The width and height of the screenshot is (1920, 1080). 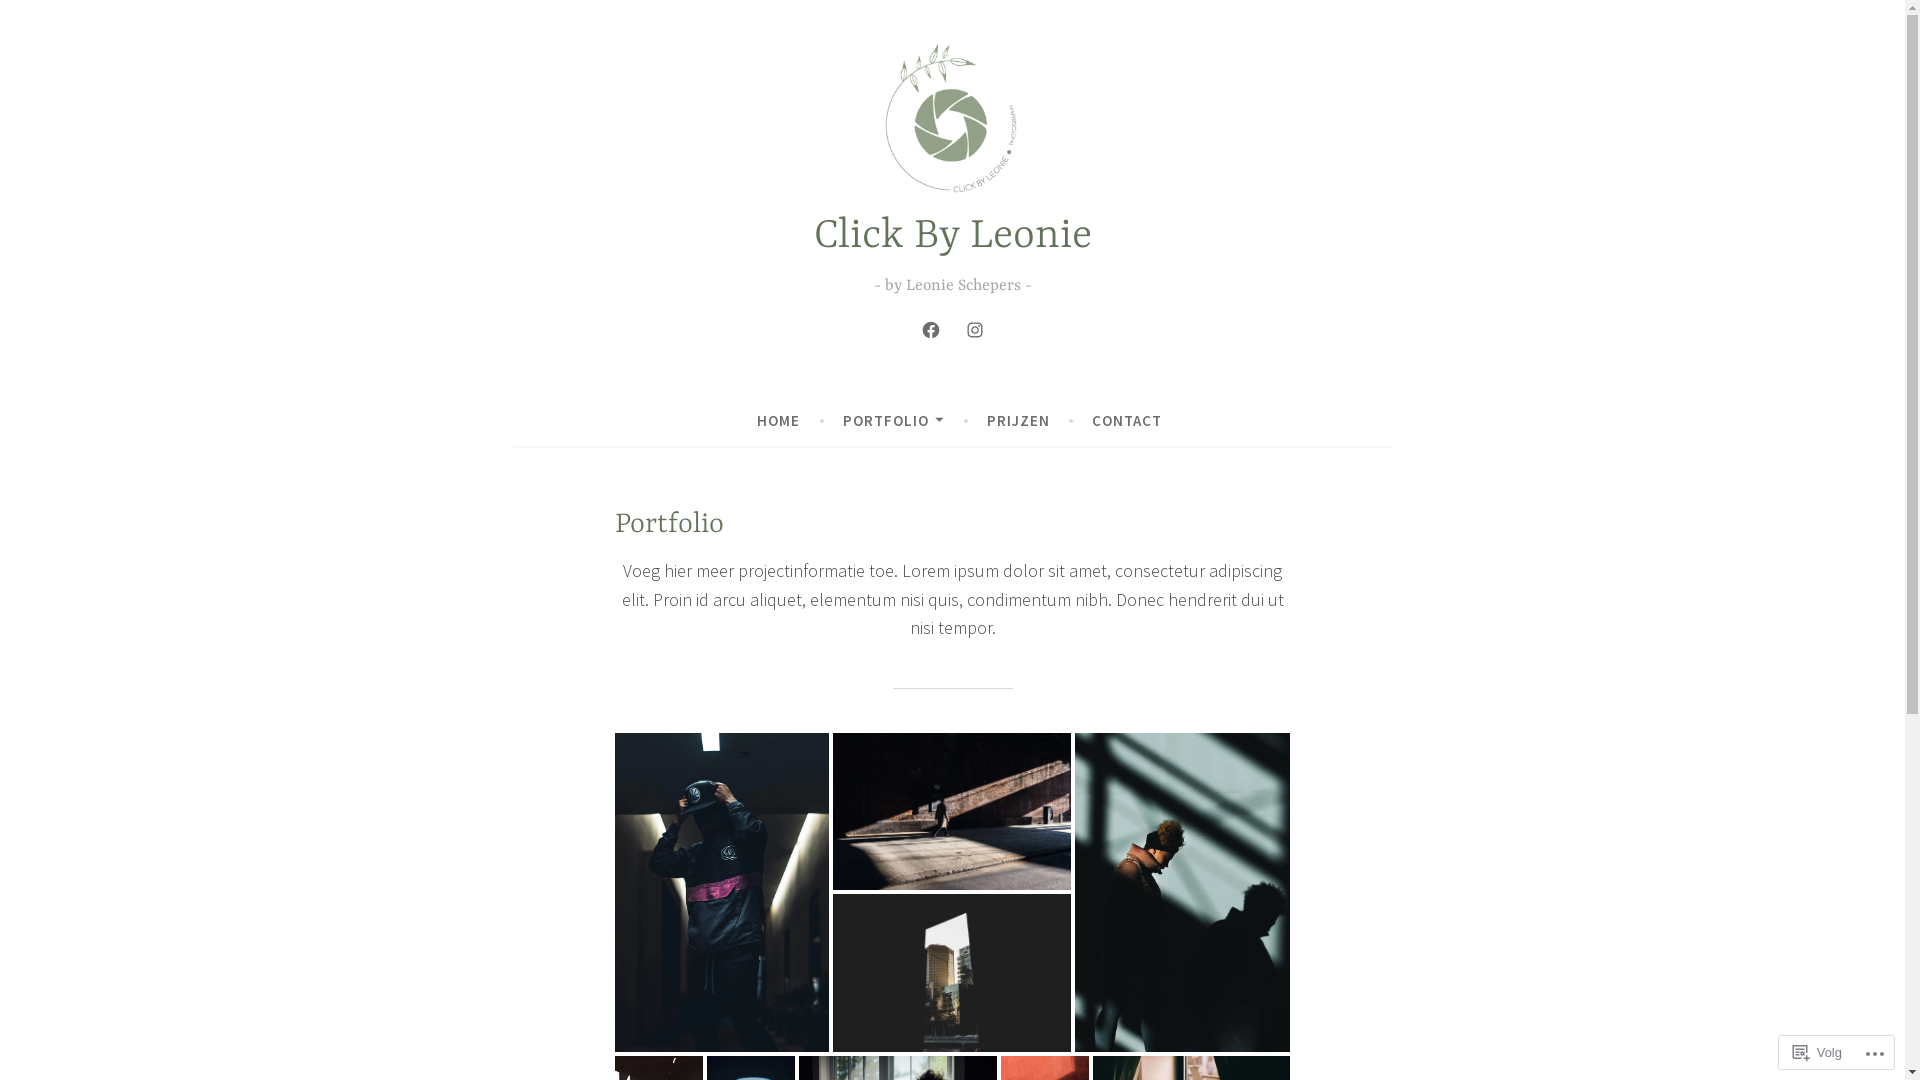 What do you see at coordinates (1018, 419) in the screenshot?
I see `'PRIJZEN'` at bounding box center [1018, 419].